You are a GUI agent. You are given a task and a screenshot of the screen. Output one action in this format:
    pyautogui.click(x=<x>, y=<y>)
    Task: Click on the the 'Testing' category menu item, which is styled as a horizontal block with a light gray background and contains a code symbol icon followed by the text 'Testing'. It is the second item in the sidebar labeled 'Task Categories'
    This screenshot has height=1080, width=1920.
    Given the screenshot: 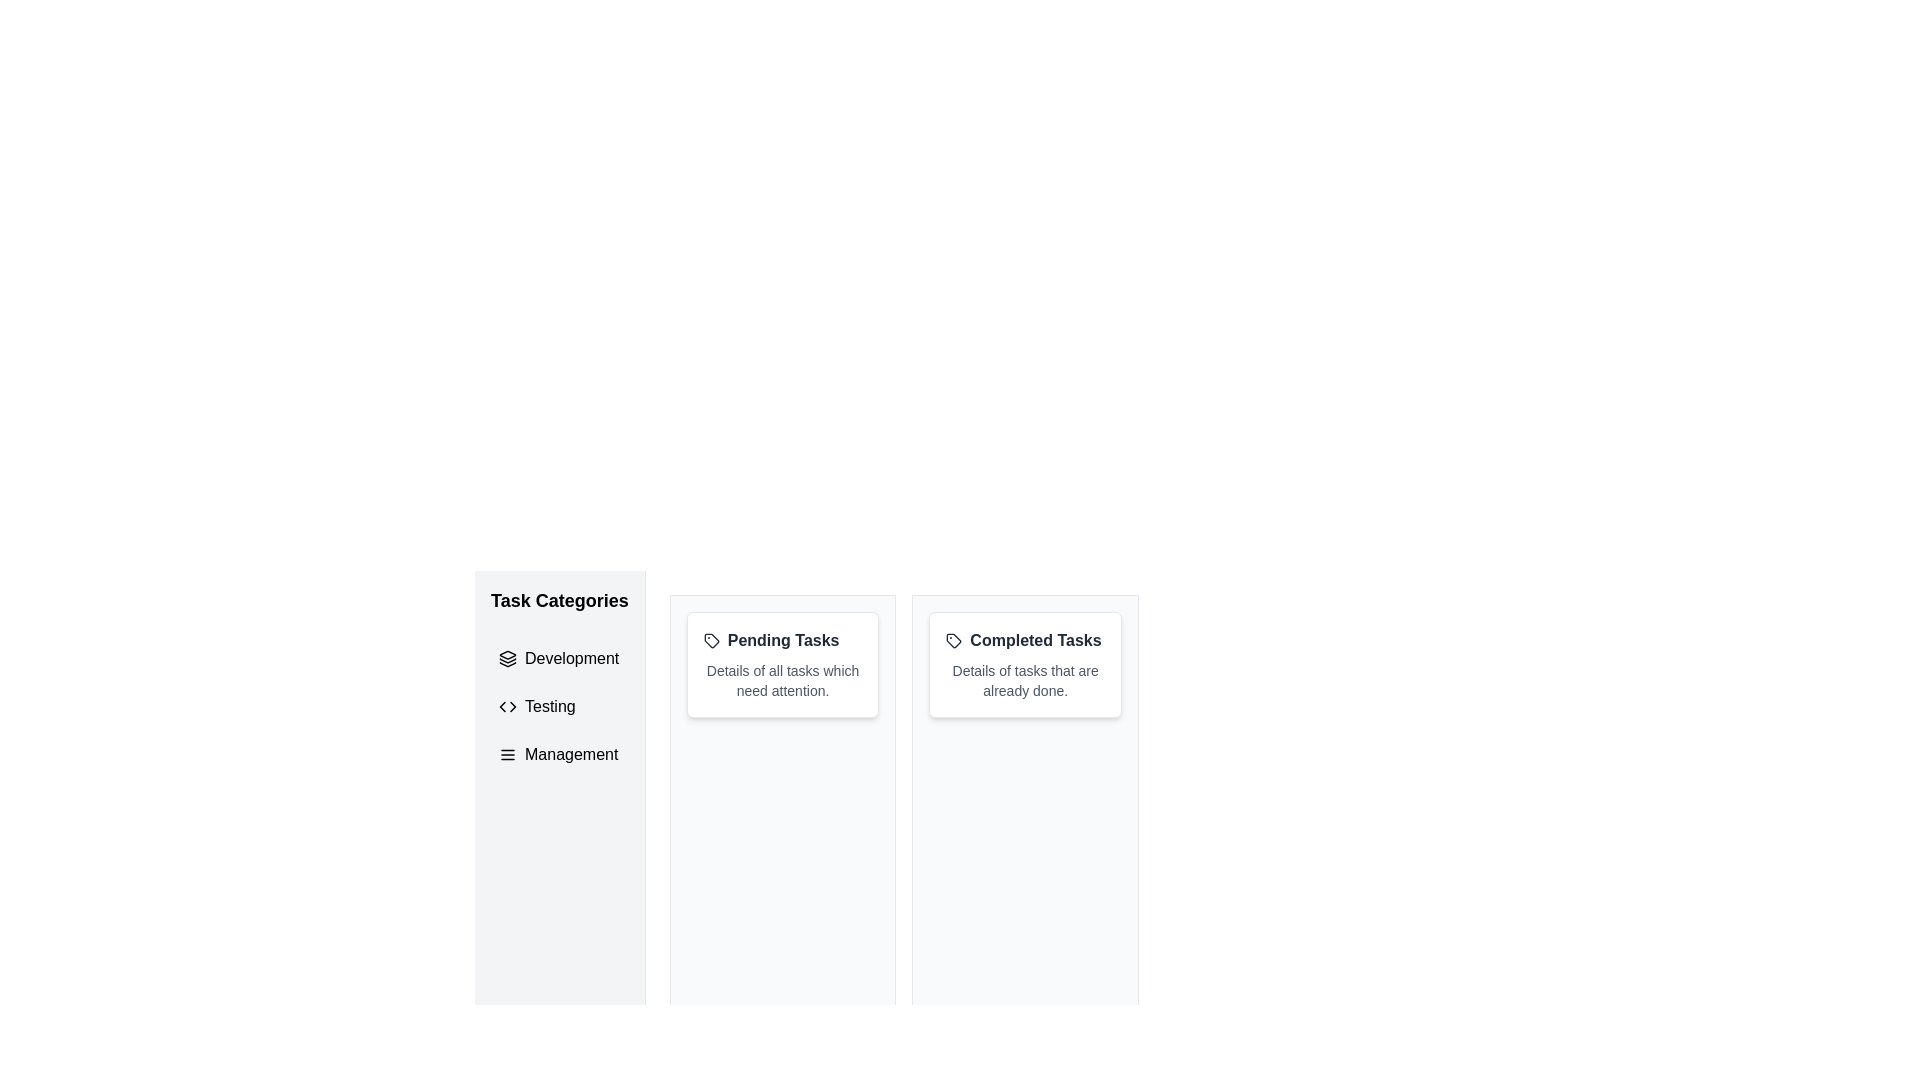 What is the action you would take?
    pyautogui.click(x=559, y=705)
    